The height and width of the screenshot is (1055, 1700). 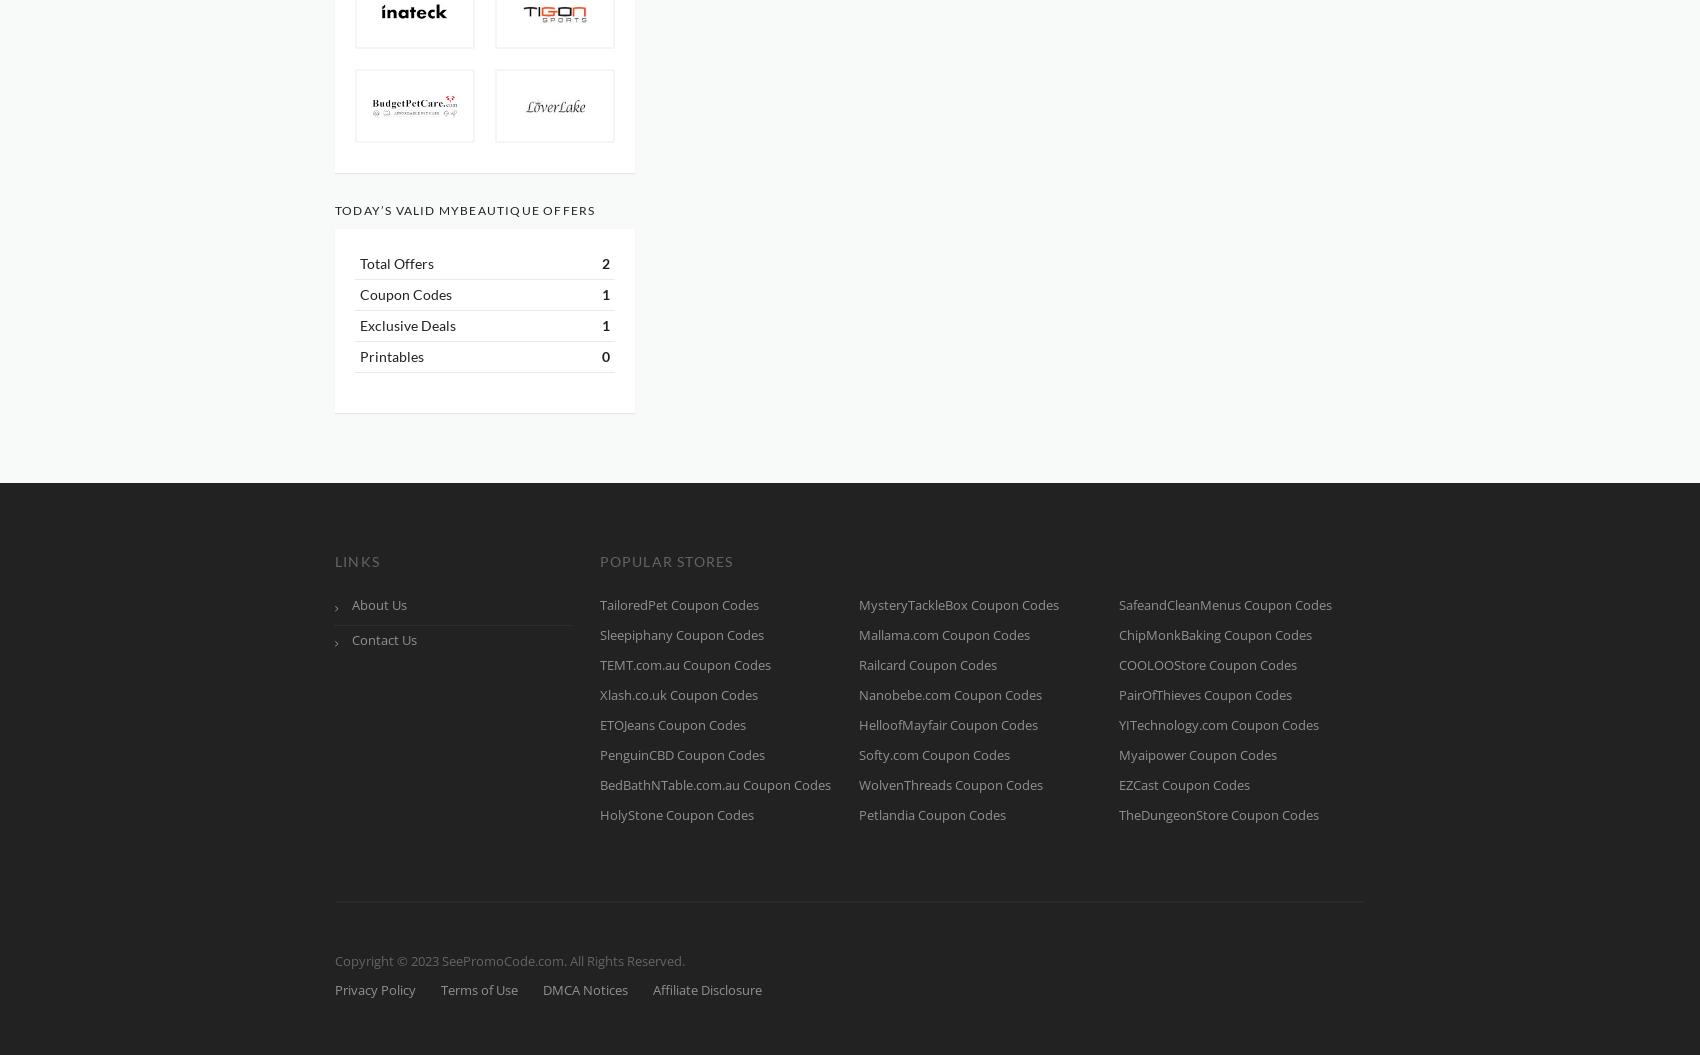 I want to click on 'HolyStone Coupon Codes', so click(x=675, y=813).